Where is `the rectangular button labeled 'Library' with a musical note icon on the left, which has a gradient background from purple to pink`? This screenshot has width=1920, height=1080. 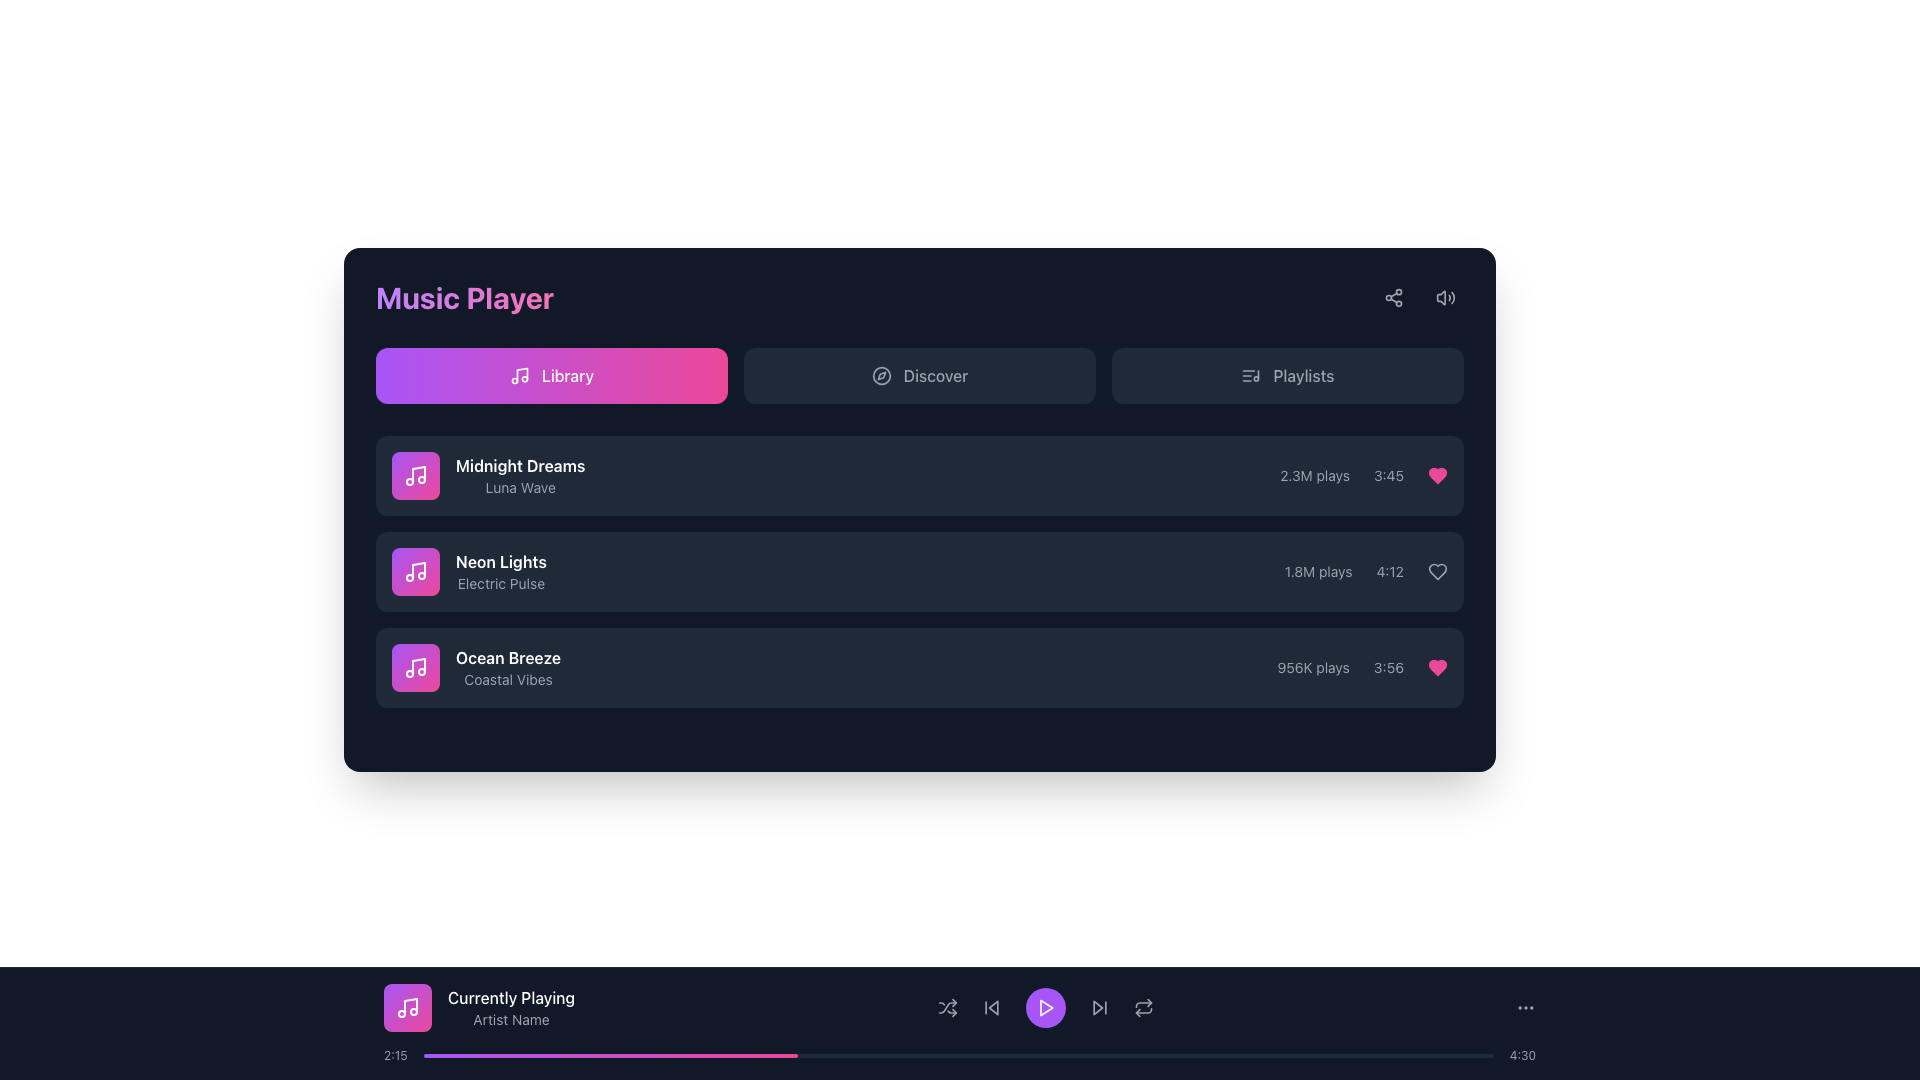
the rectangular button labeled 'Library' with a musical note icon on the left, which has a gradient background from purple to pink is located at coordinates (552, 375).